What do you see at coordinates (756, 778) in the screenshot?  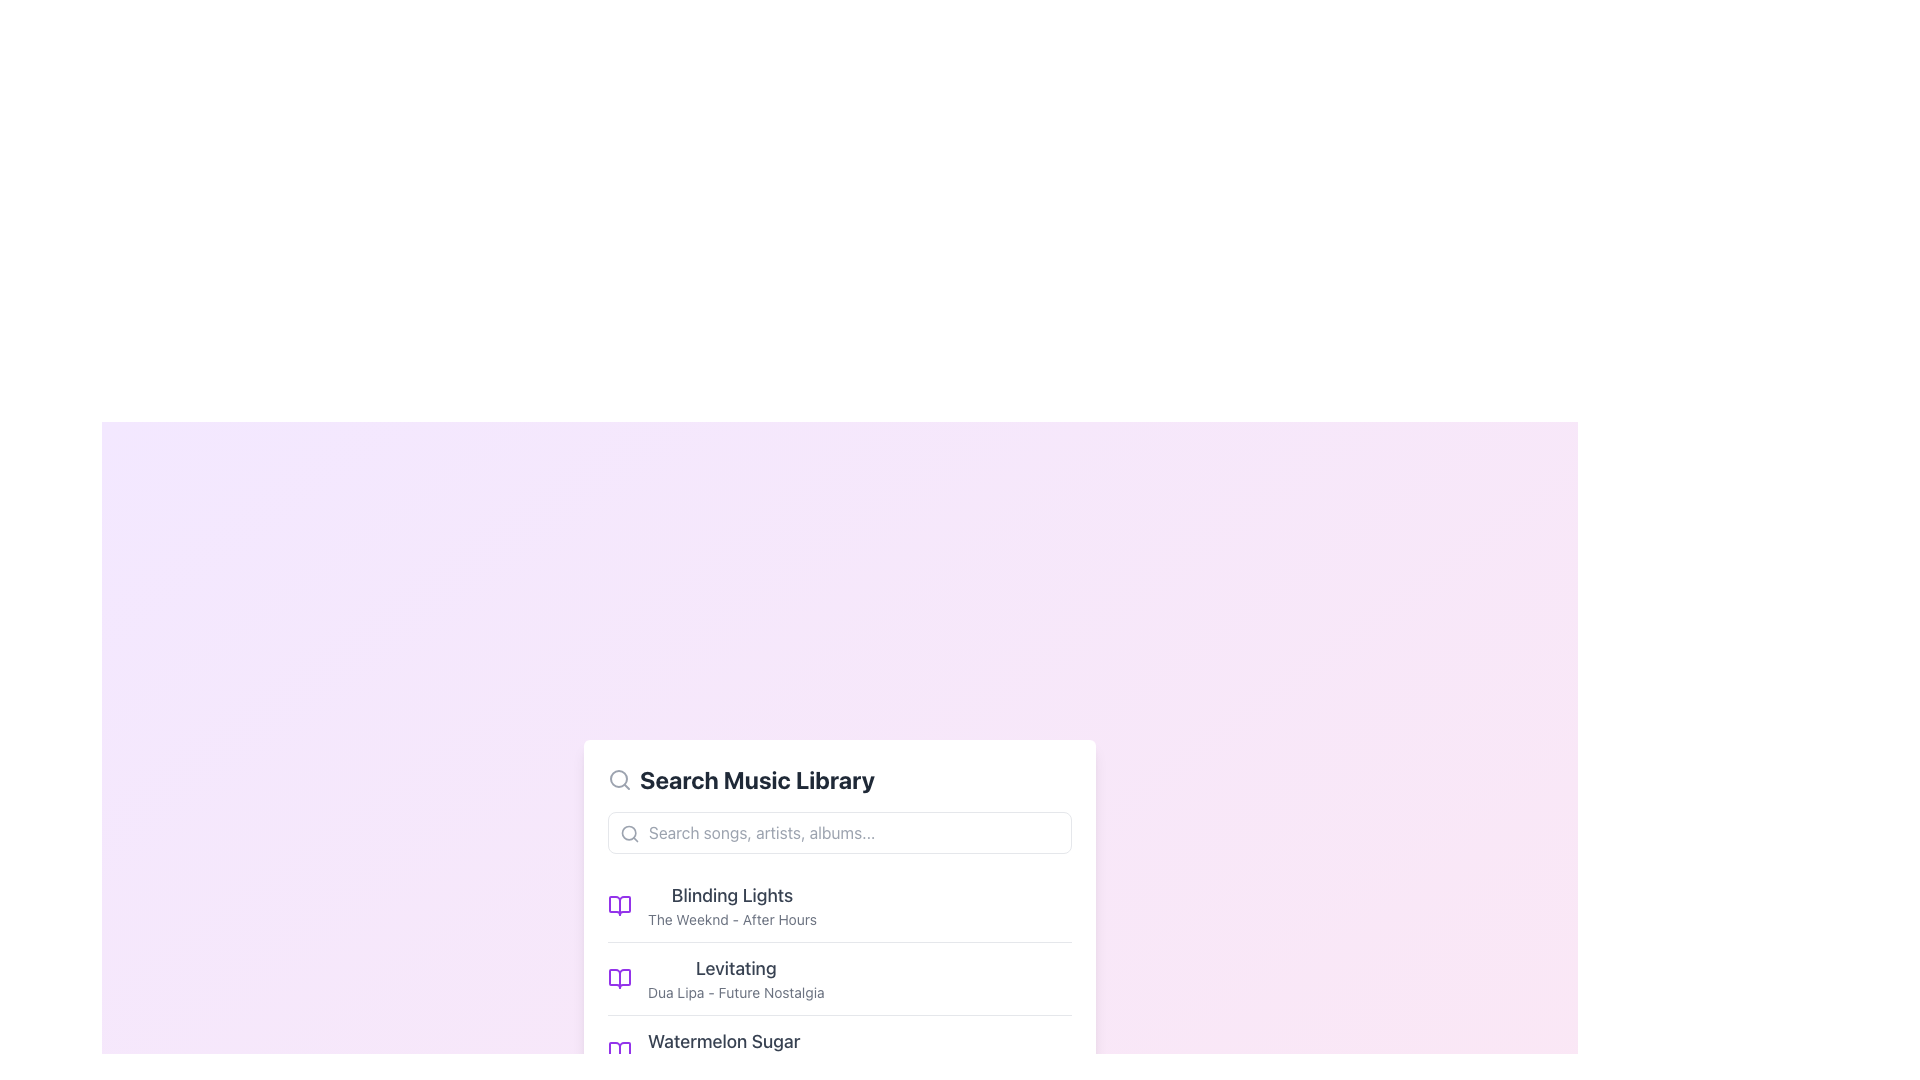 I see `the descriptive text label for the music library search section, which is positioned near the top of the content area and is adjacent to a search icon` at bounding box center [756, 778].